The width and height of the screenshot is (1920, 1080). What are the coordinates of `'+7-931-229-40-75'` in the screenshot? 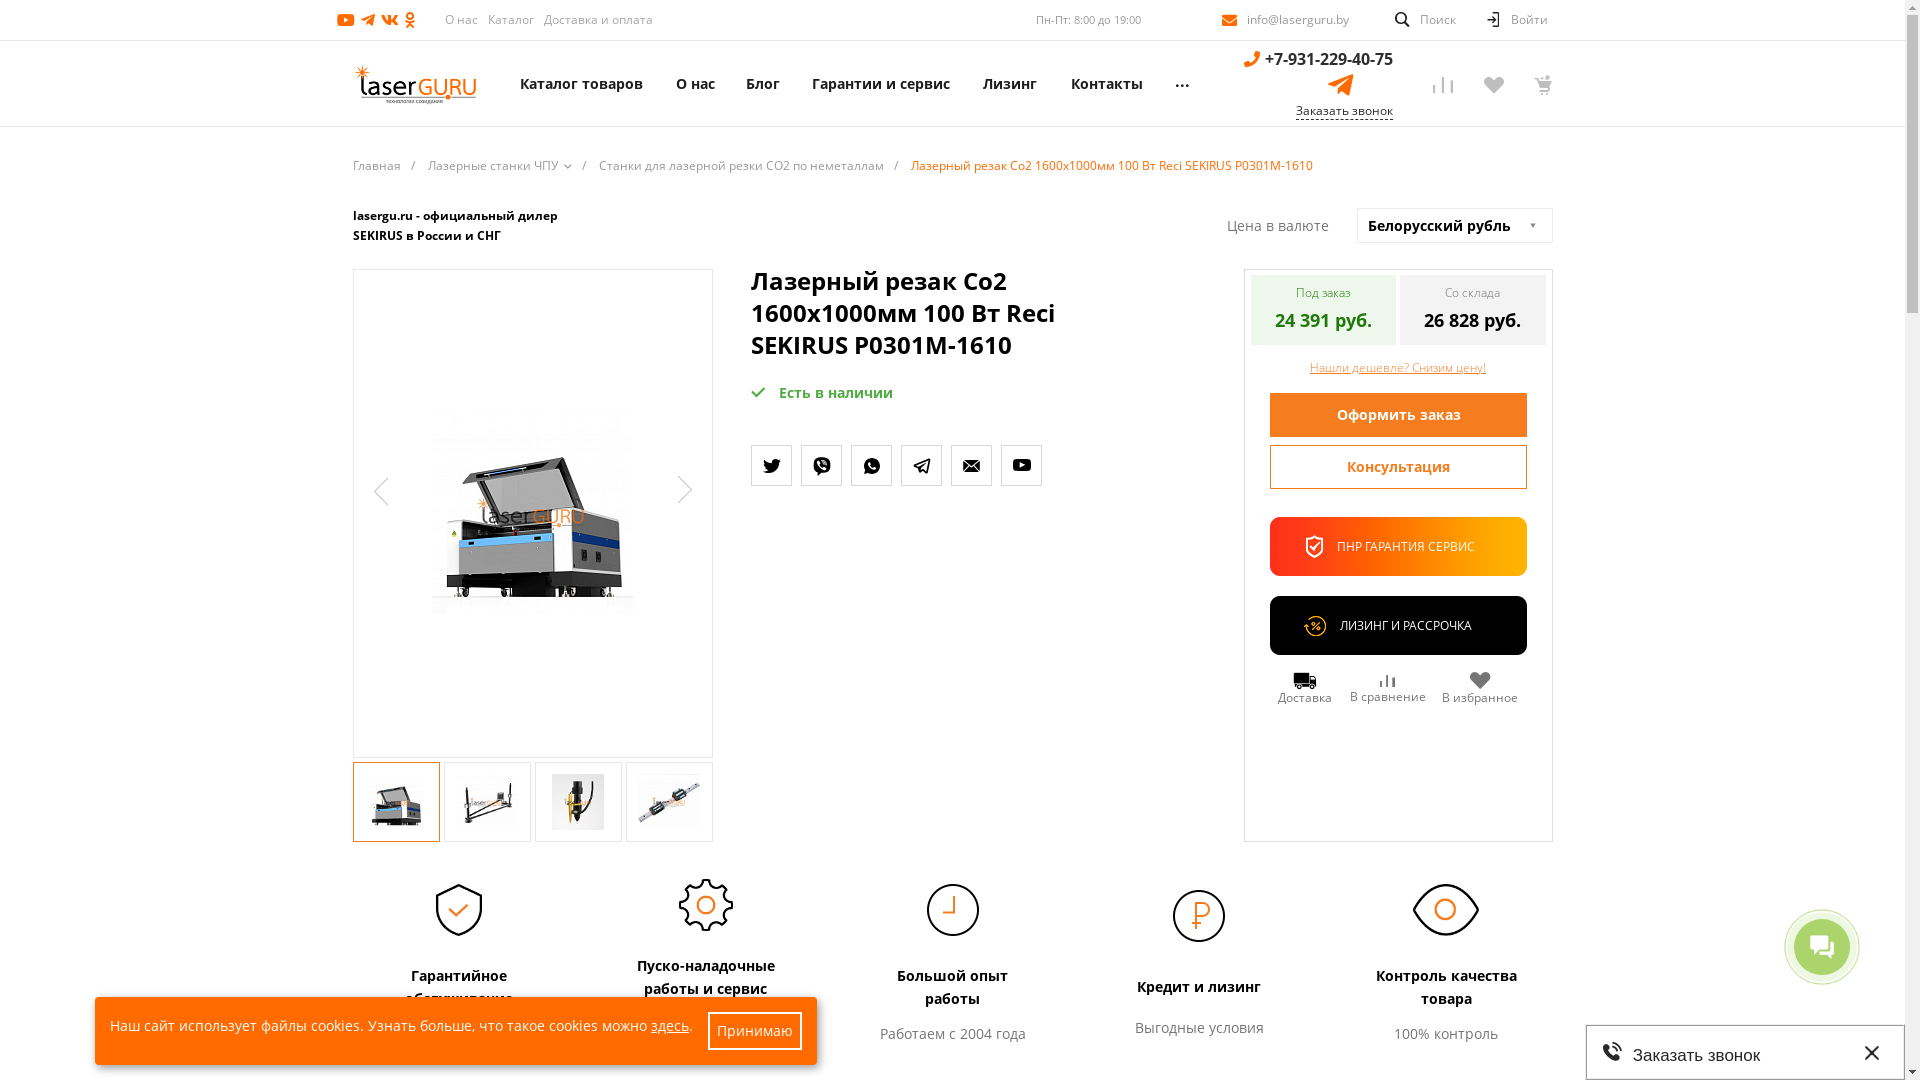 It's located at (1328, 57).